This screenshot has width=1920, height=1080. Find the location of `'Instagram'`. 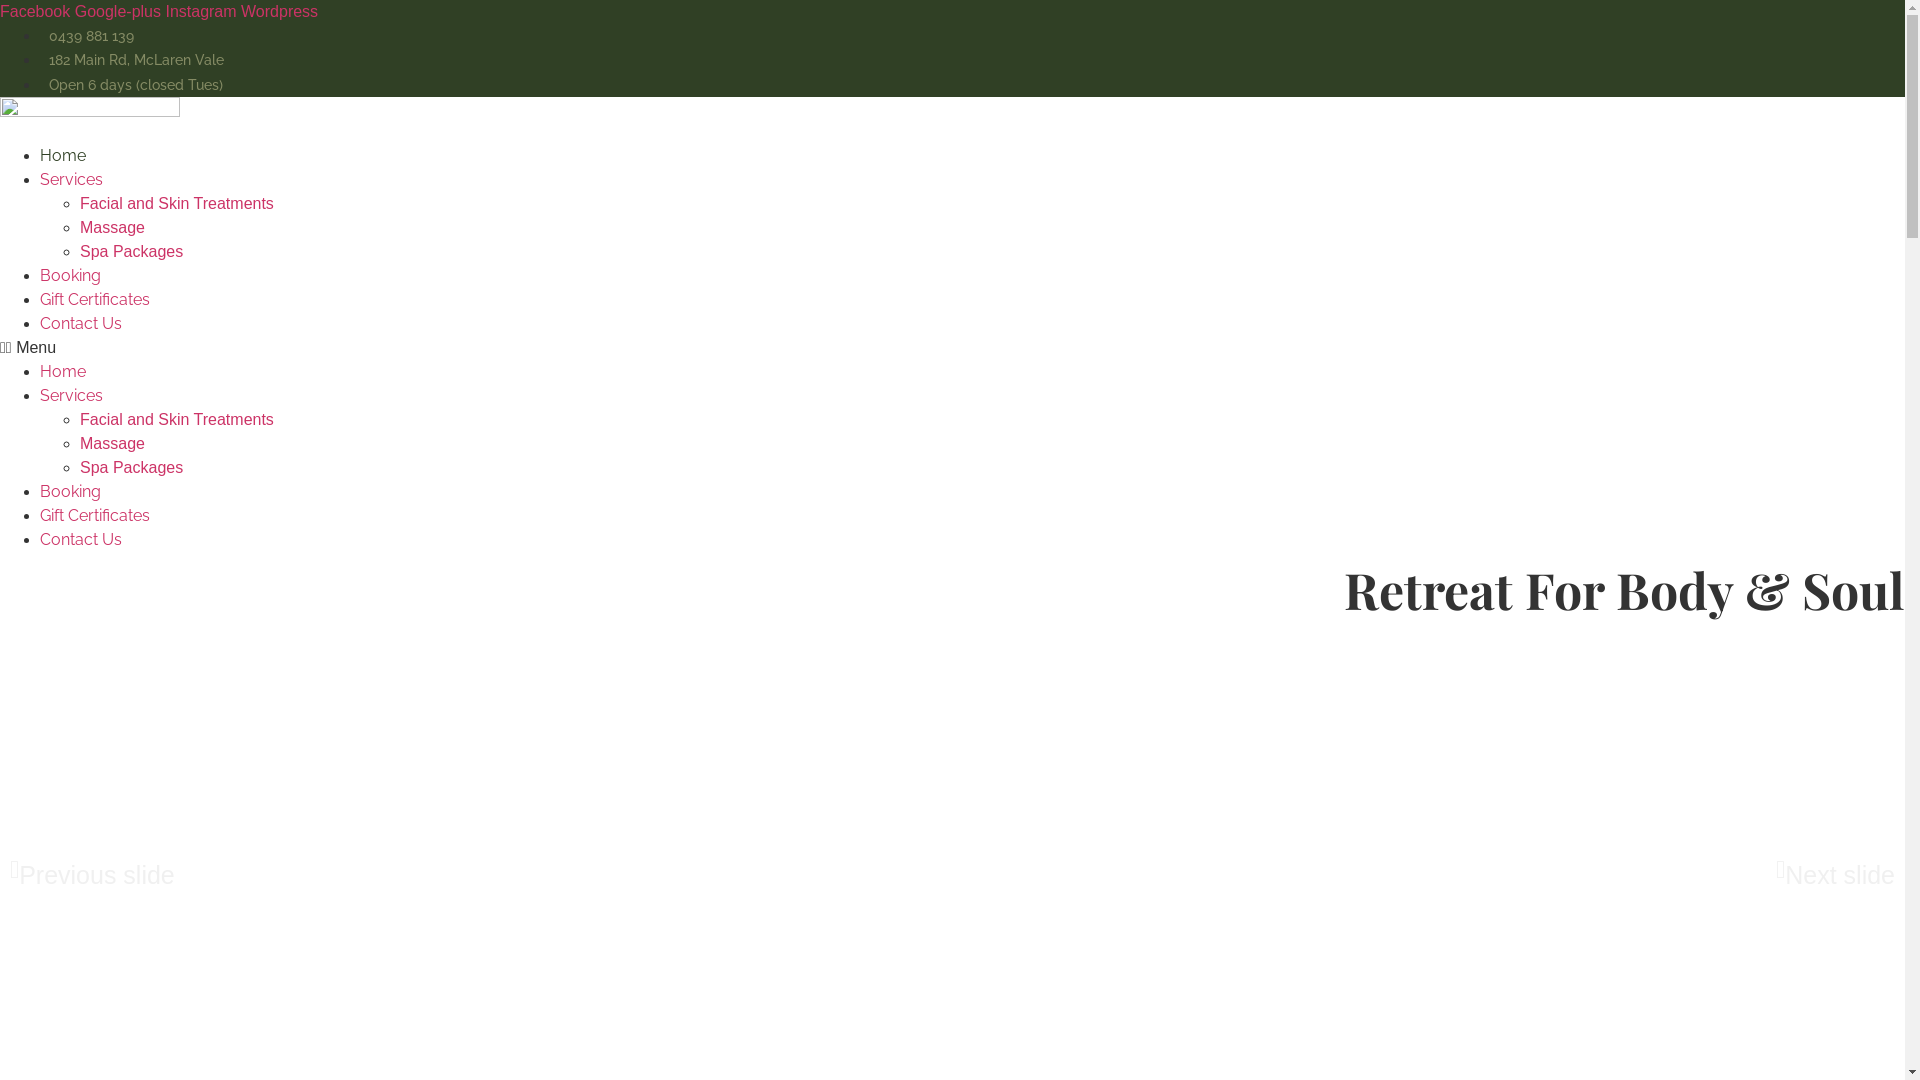

'Instagram' is located at coordinates (202, 11).